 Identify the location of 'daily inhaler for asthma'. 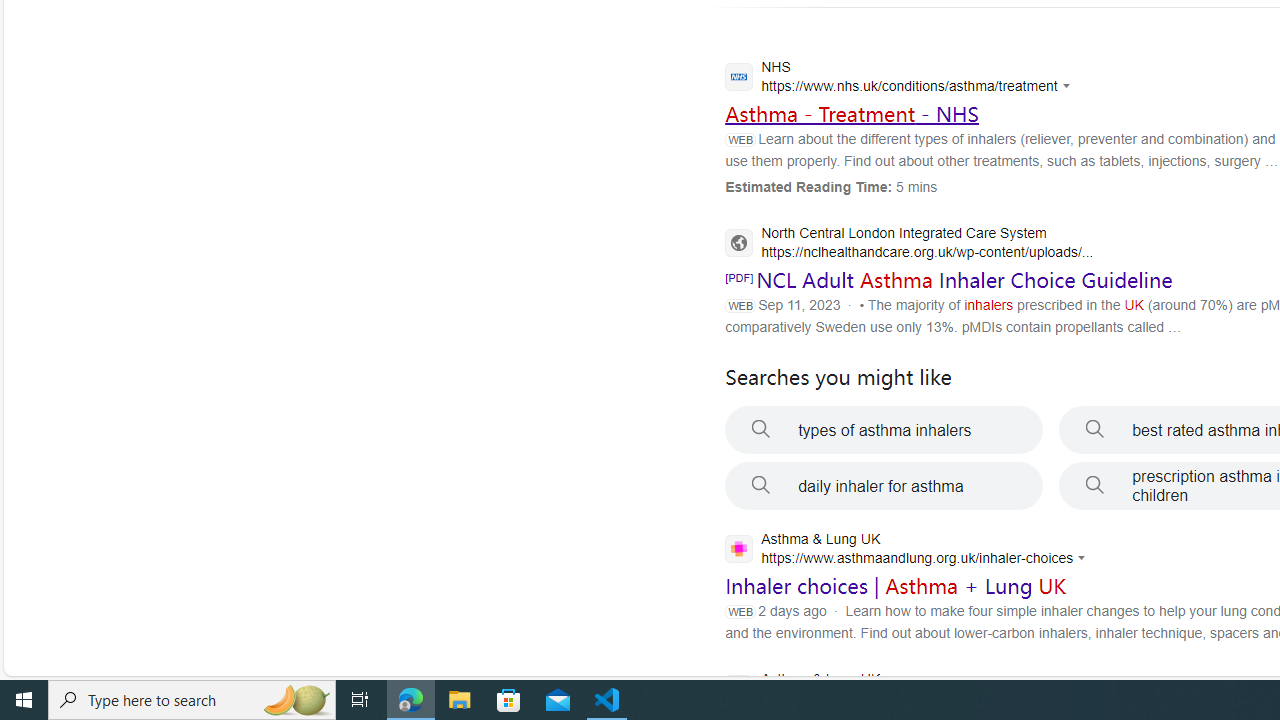
(883, 486).